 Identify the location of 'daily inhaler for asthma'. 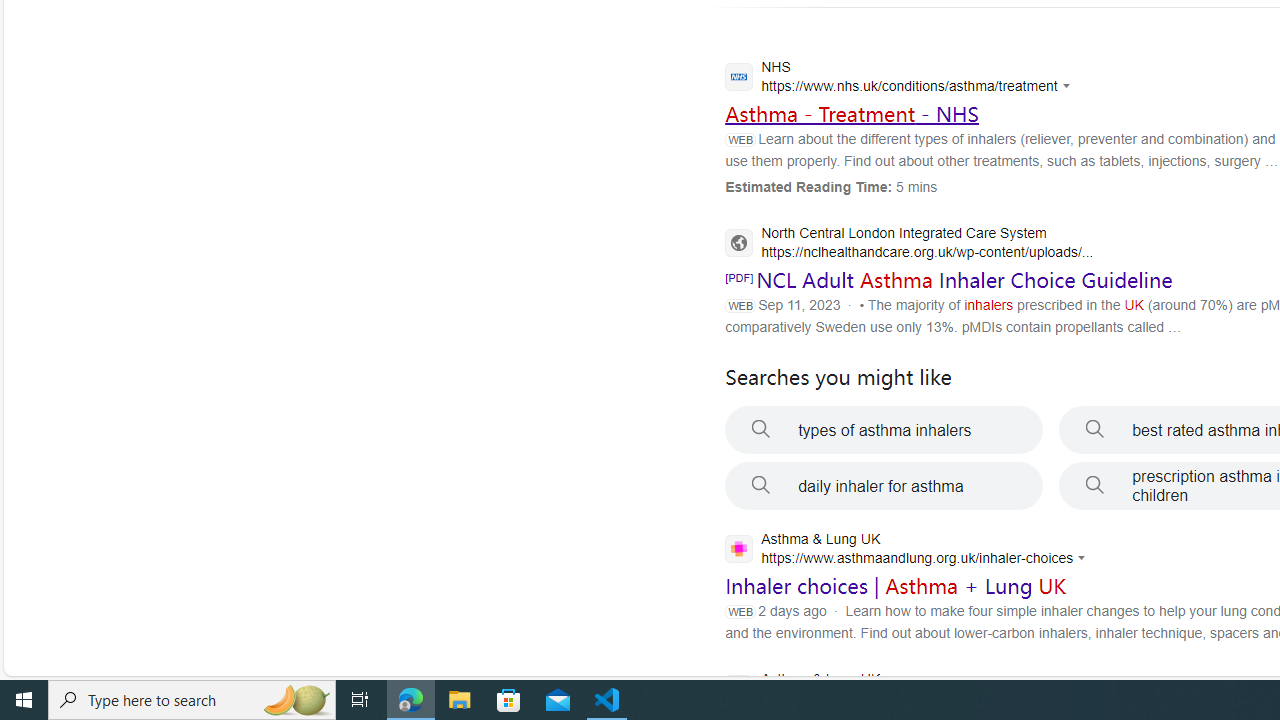
(883, 486).